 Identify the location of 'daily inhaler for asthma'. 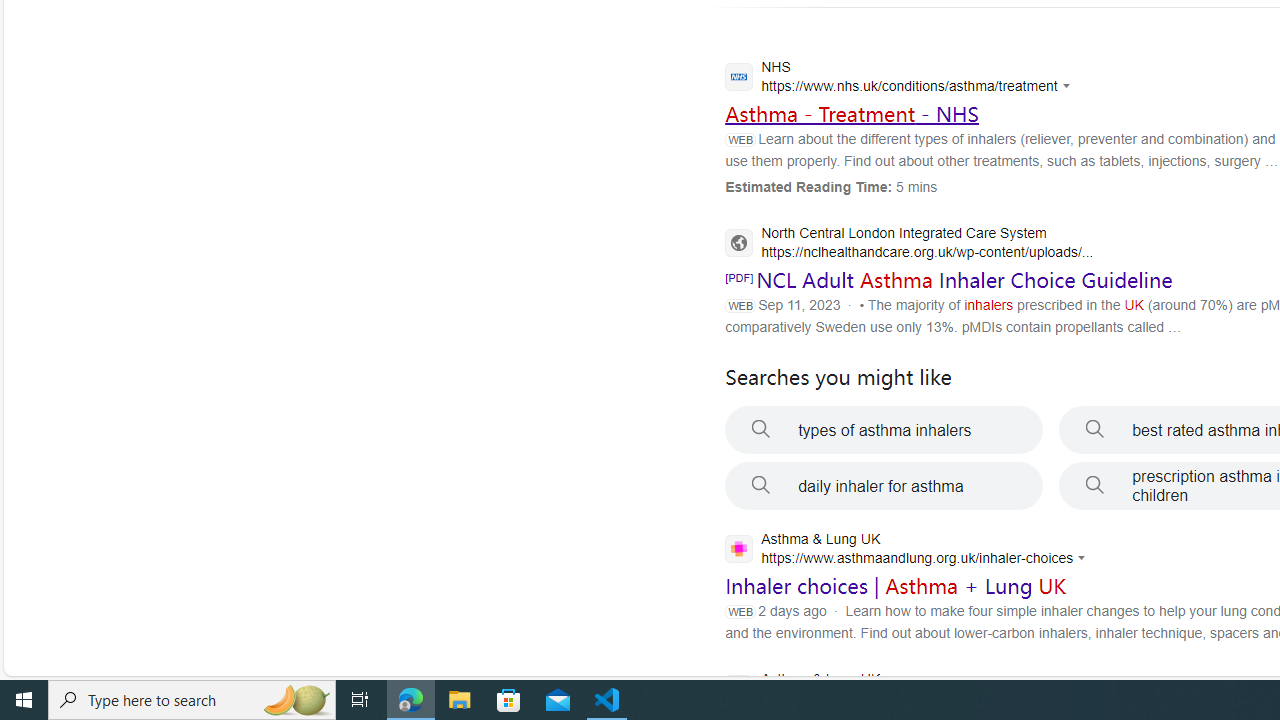
(883, 486).